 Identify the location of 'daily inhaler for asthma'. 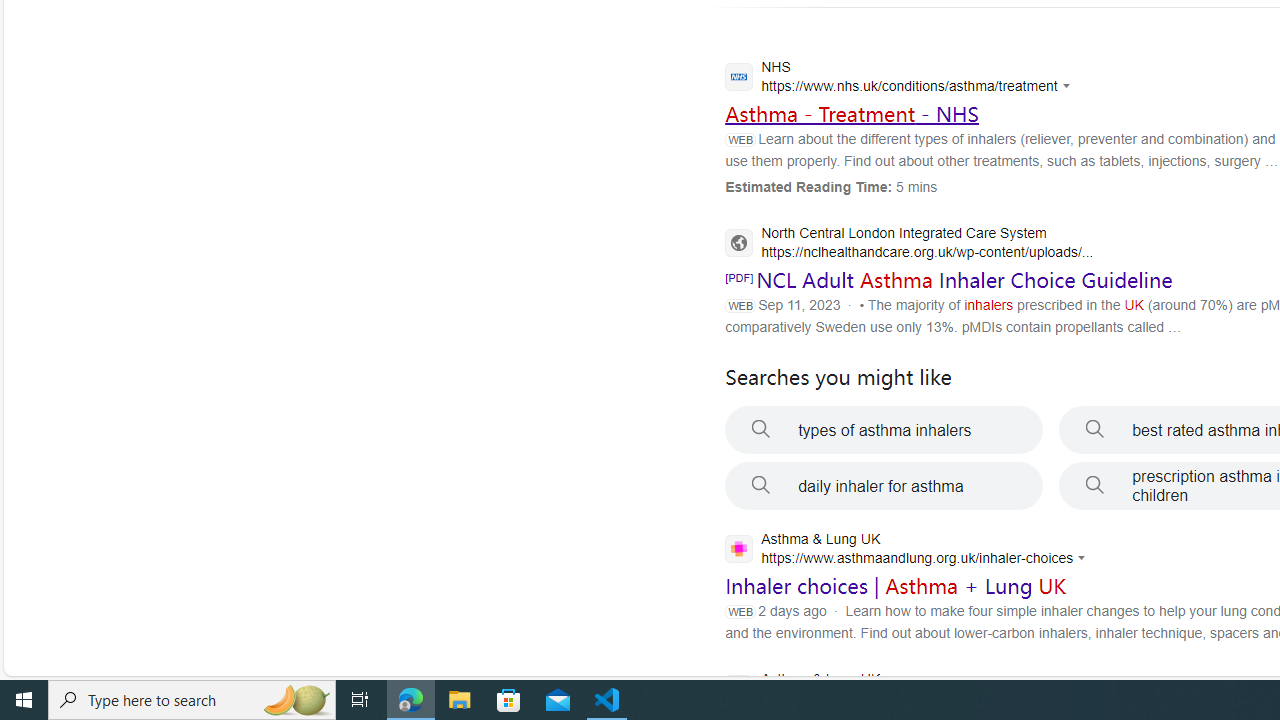
(883, 486).